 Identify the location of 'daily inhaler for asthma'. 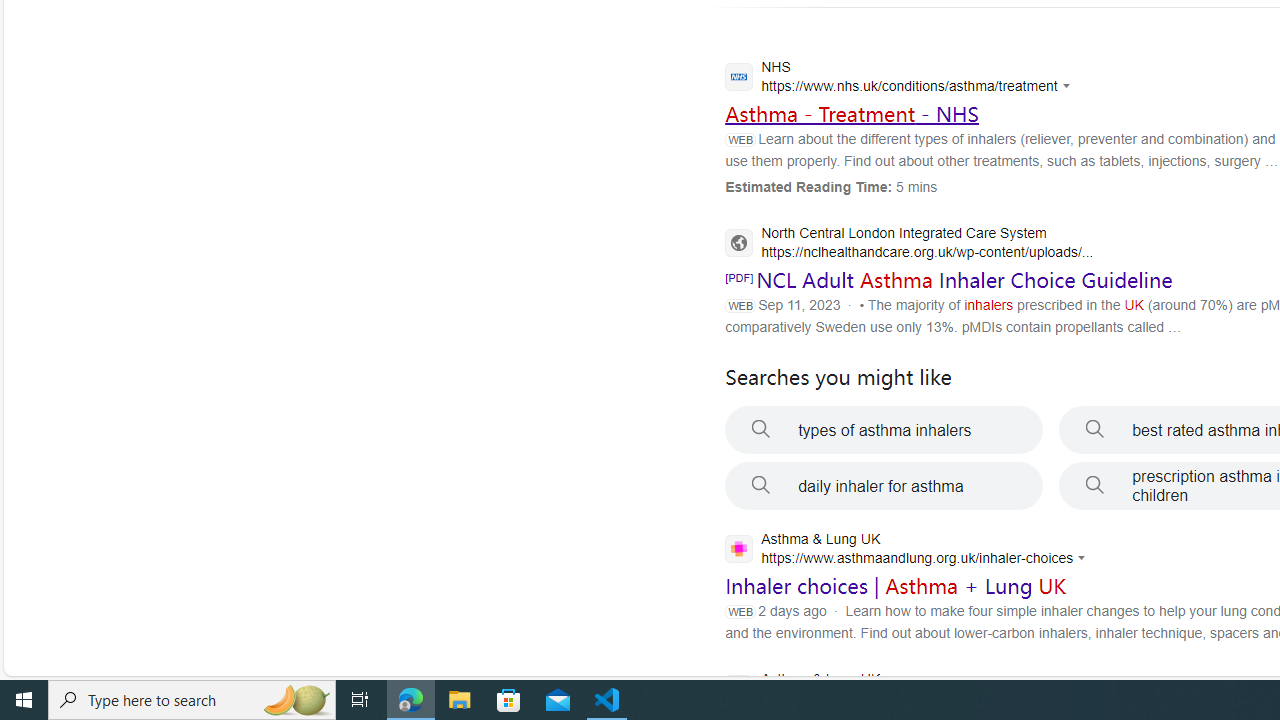
(883, 486).